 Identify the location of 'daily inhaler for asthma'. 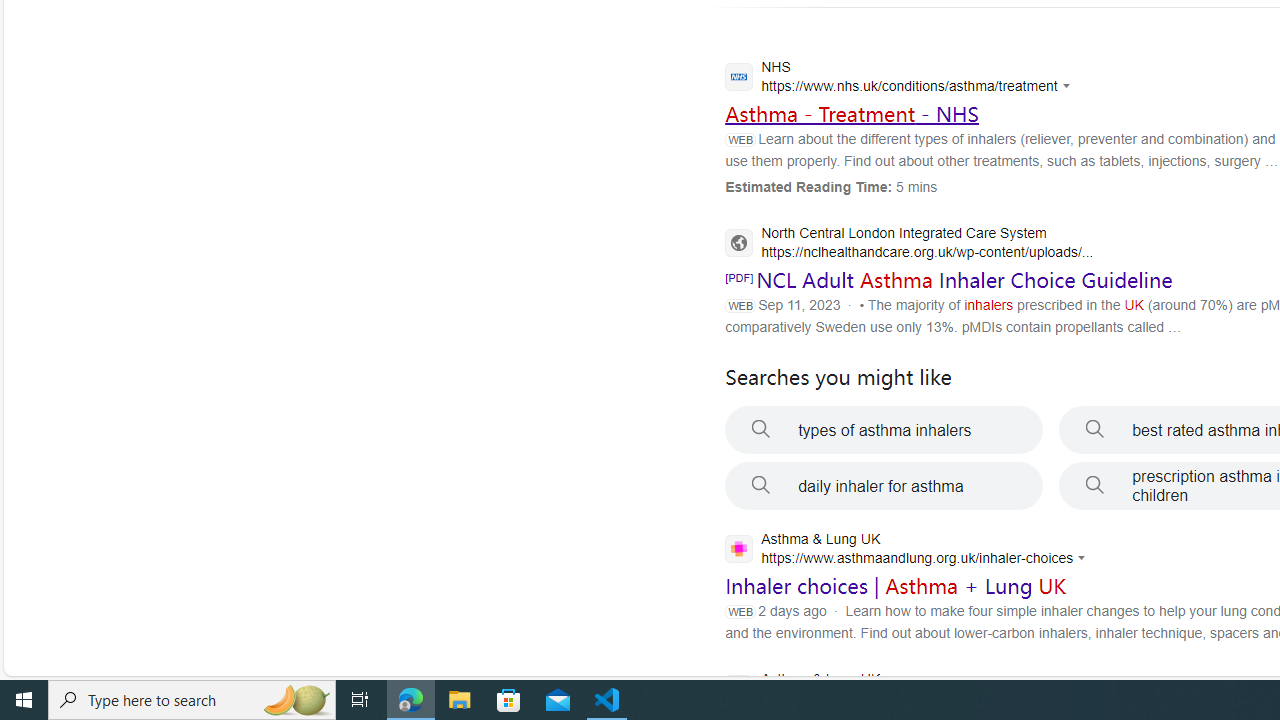
(883, 486).